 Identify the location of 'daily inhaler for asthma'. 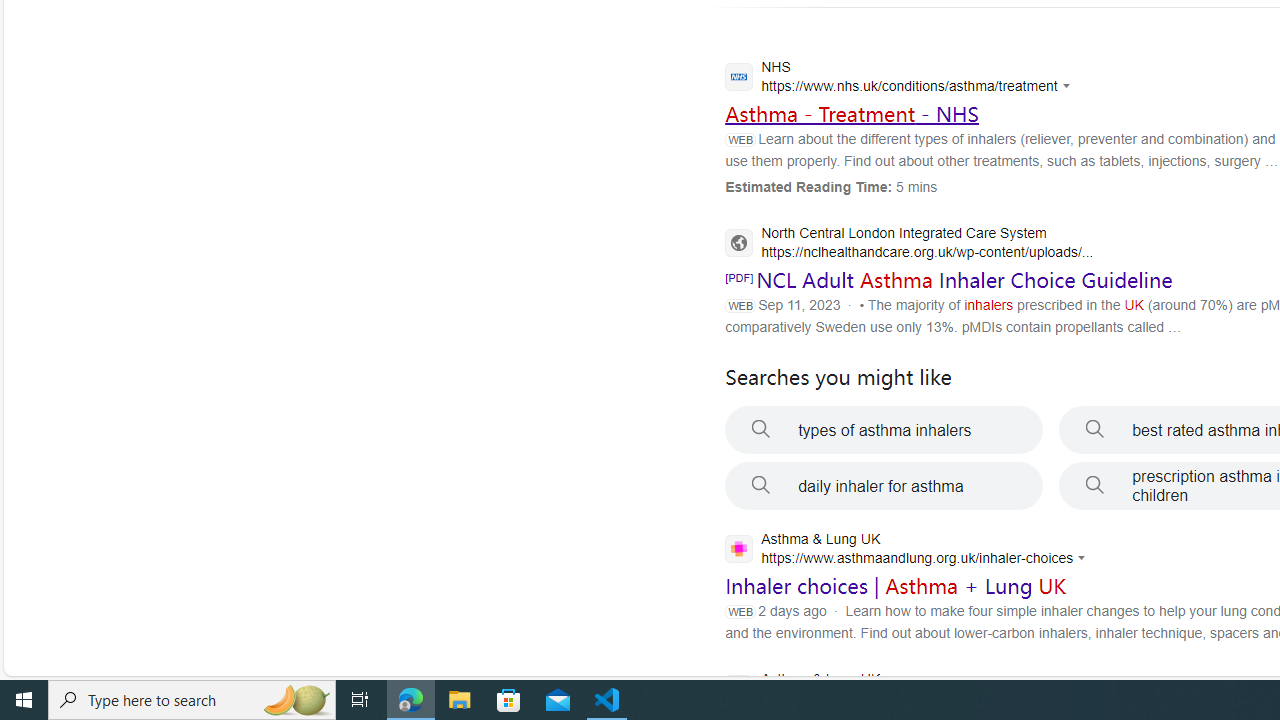
(883, 486).